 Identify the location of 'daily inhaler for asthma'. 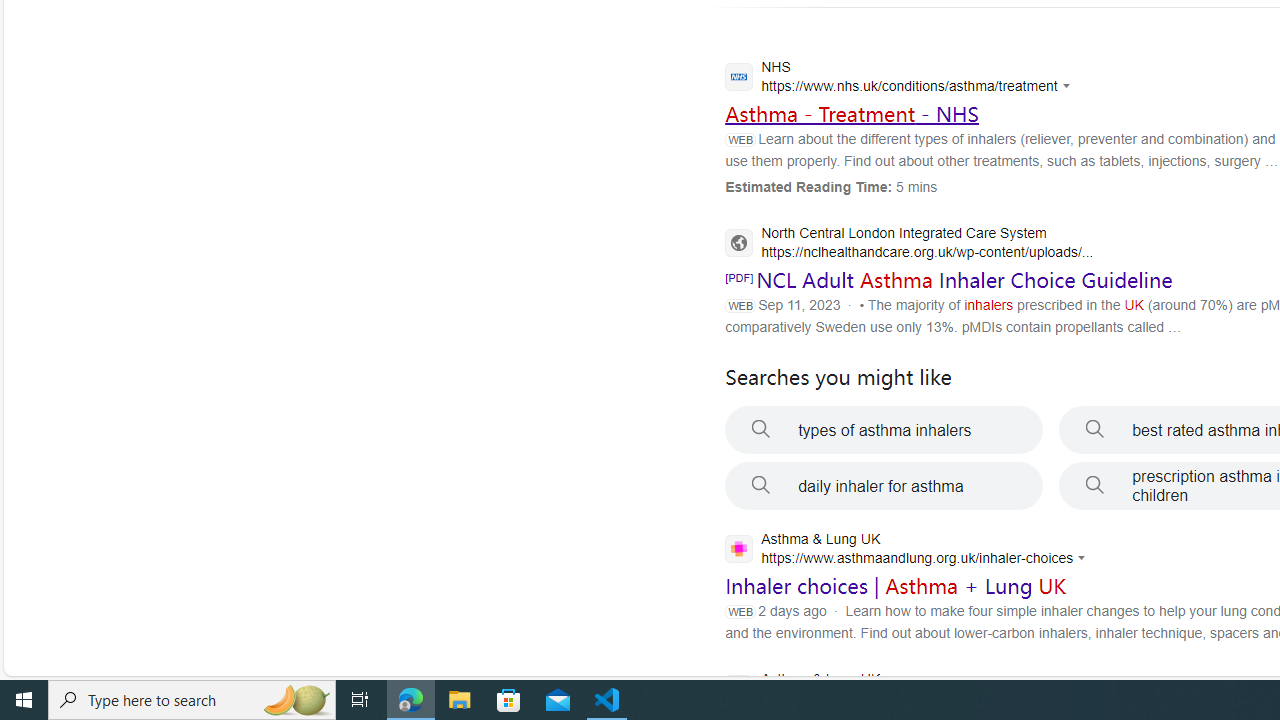
(883, 486).